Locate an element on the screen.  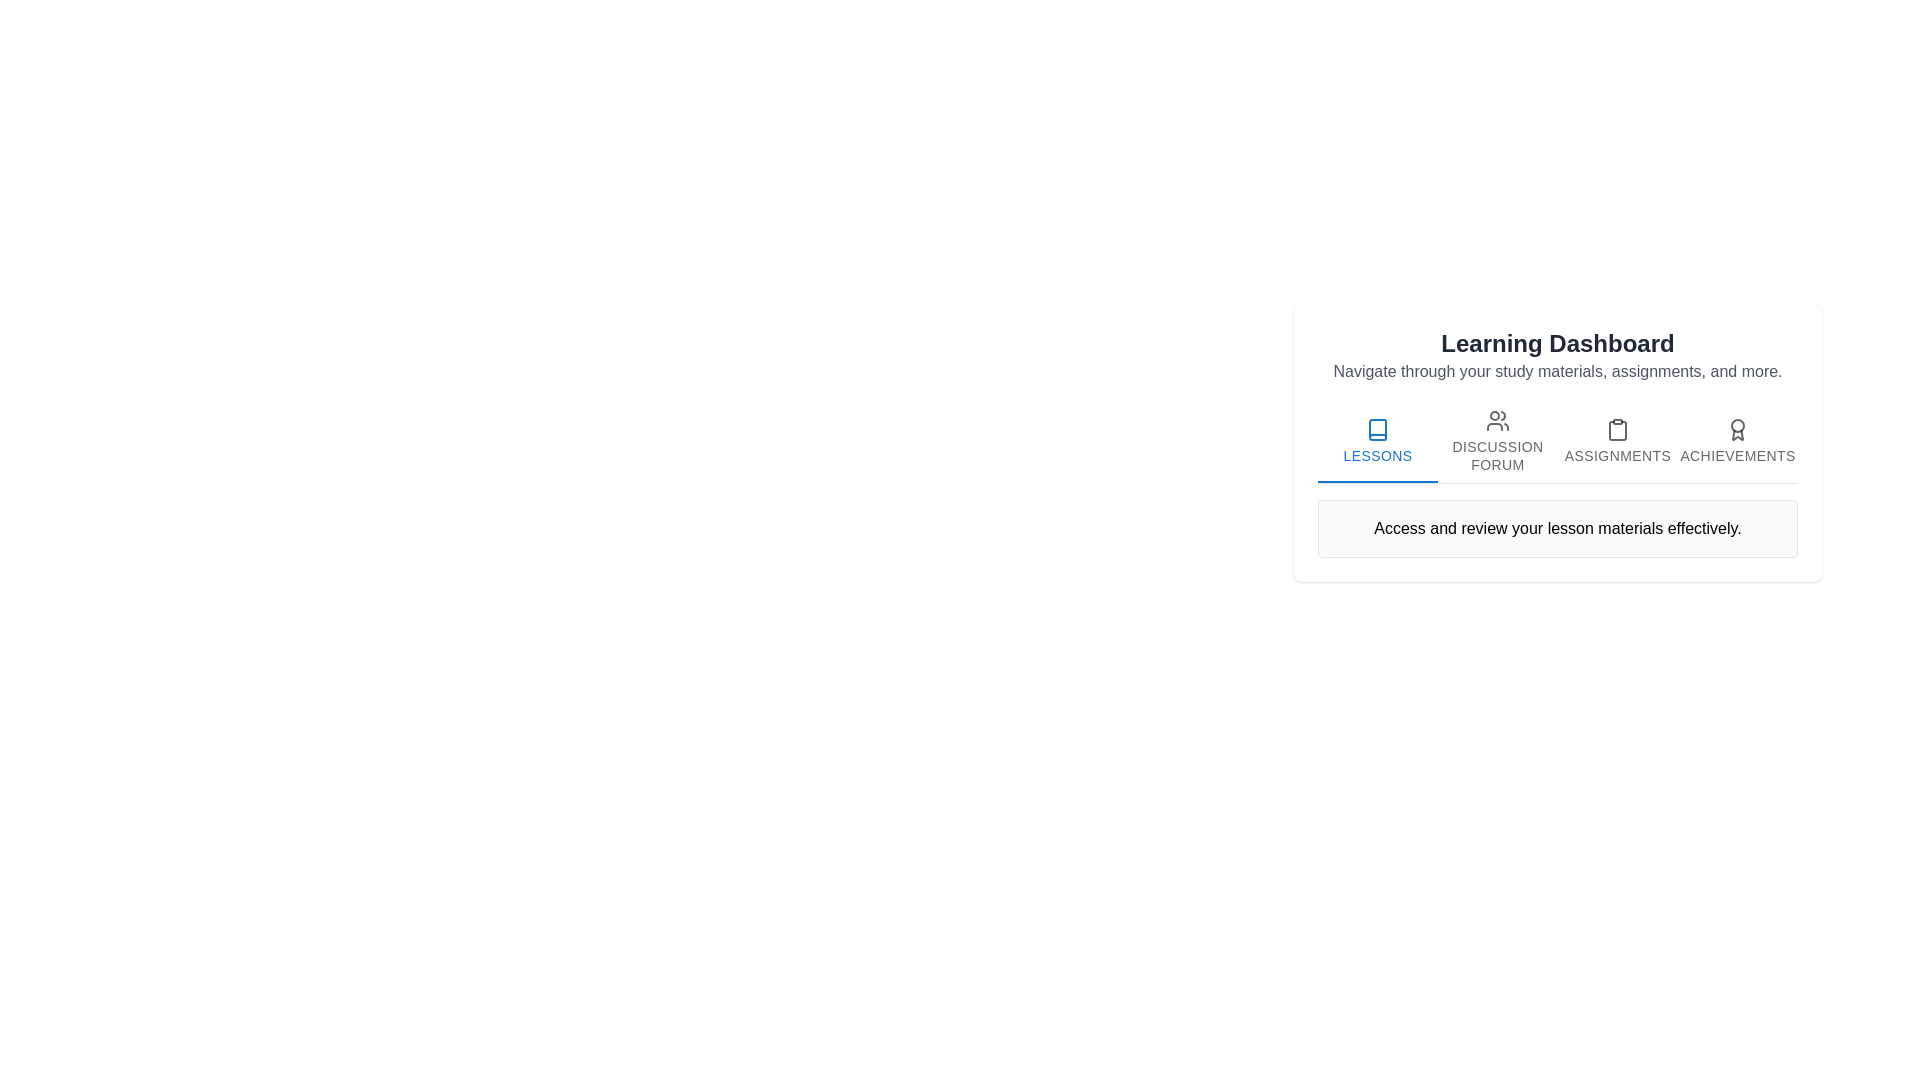
to select the 'ACHIEVEMENTS' tab located in the navigation bar, which is the fourth tab among its siblings, visually represented with an award-shaped icon and labeled in uppercase is located at coordinates (1736, 439).